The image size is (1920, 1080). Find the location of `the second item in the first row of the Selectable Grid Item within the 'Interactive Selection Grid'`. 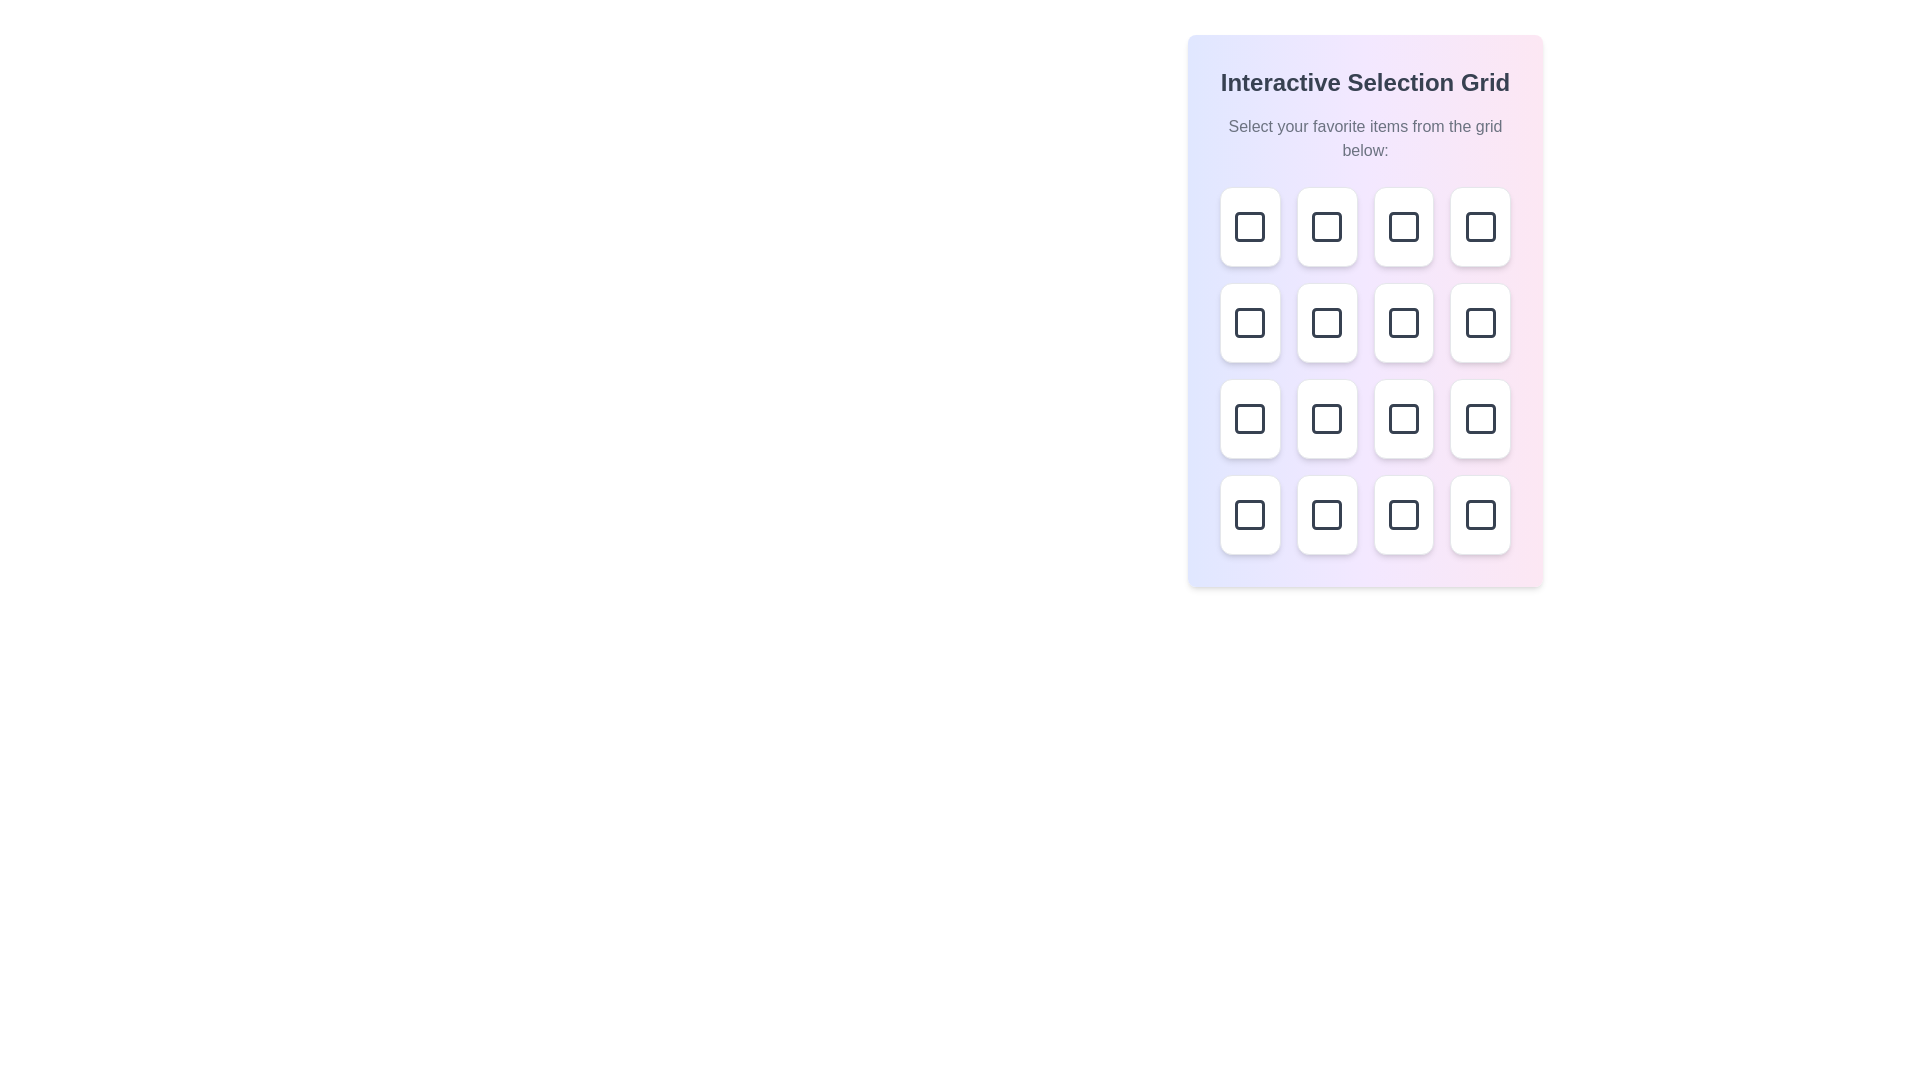

the second item in the first row of the Selectable Grid Item within the 'Interactive Selection Grid' is located at coordinates (1326, 226).